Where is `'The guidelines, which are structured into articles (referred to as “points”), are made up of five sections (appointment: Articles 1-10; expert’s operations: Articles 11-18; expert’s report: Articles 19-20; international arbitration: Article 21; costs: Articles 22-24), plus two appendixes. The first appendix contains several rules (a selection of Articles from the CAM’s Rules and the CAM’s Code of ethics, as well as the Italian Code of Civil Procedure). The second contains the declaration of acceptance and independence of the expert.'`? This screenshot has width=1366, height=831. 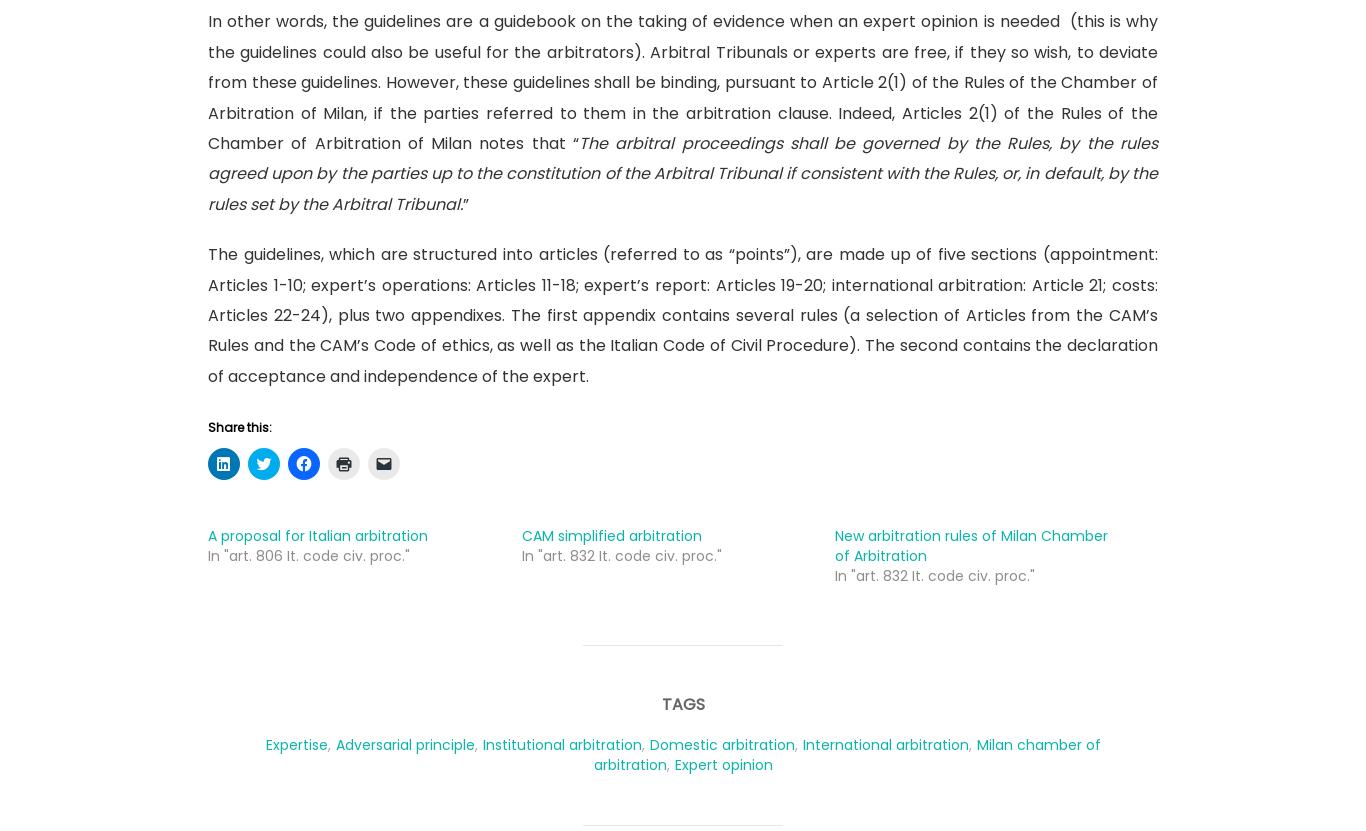 'The guidelines, which are structured into articles (referred to as “points”), are made up of five sections (appointment: Articles 1-10; expert’s operations: Articles 11-18; expert’s report: Articles 19-20; international arbitration: Article 21; costs: Articles 22-24), plus two appendixes. The first appendix contains several rules (a selection of Articles from the CAM’s Rules and the CAM’s Code of ethics, as well as the Italian Code of Civil Procedure). The second contains the declaration of acceptance and independence of the expert.' is located at coordinates (683, 315).